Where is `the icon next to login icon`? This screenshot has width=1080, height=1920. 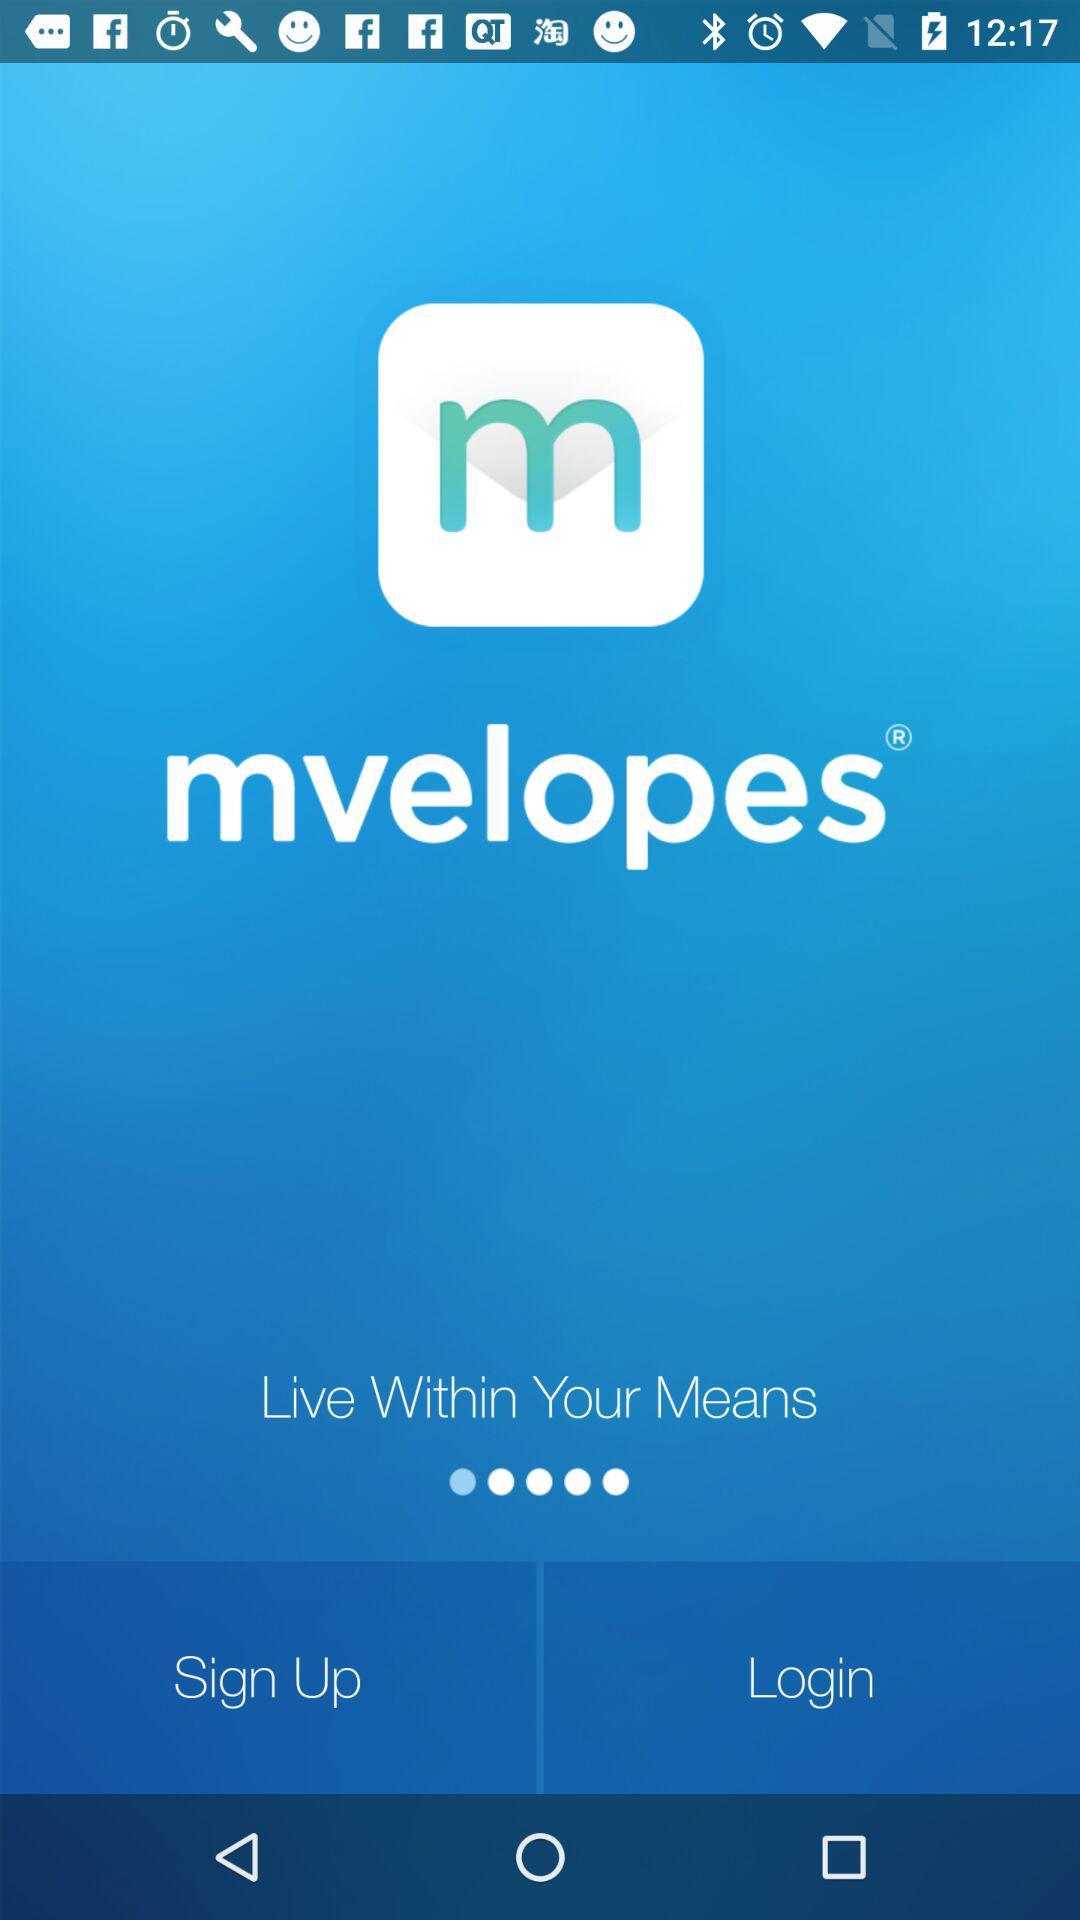
the icon next to login icon is located at coordinates (267, 1677).